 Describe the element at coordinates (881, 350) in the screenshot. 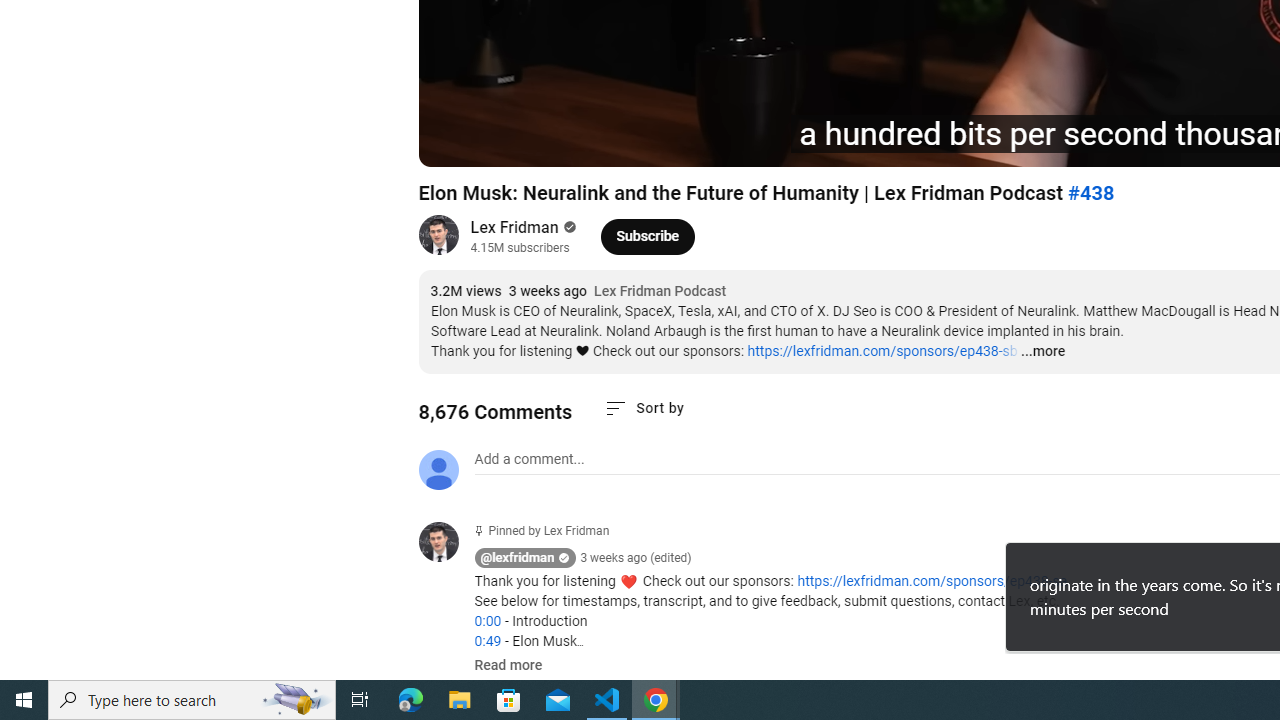

I see `'https://lexfridman.com/sponsors/ep438-sb'` at that location.